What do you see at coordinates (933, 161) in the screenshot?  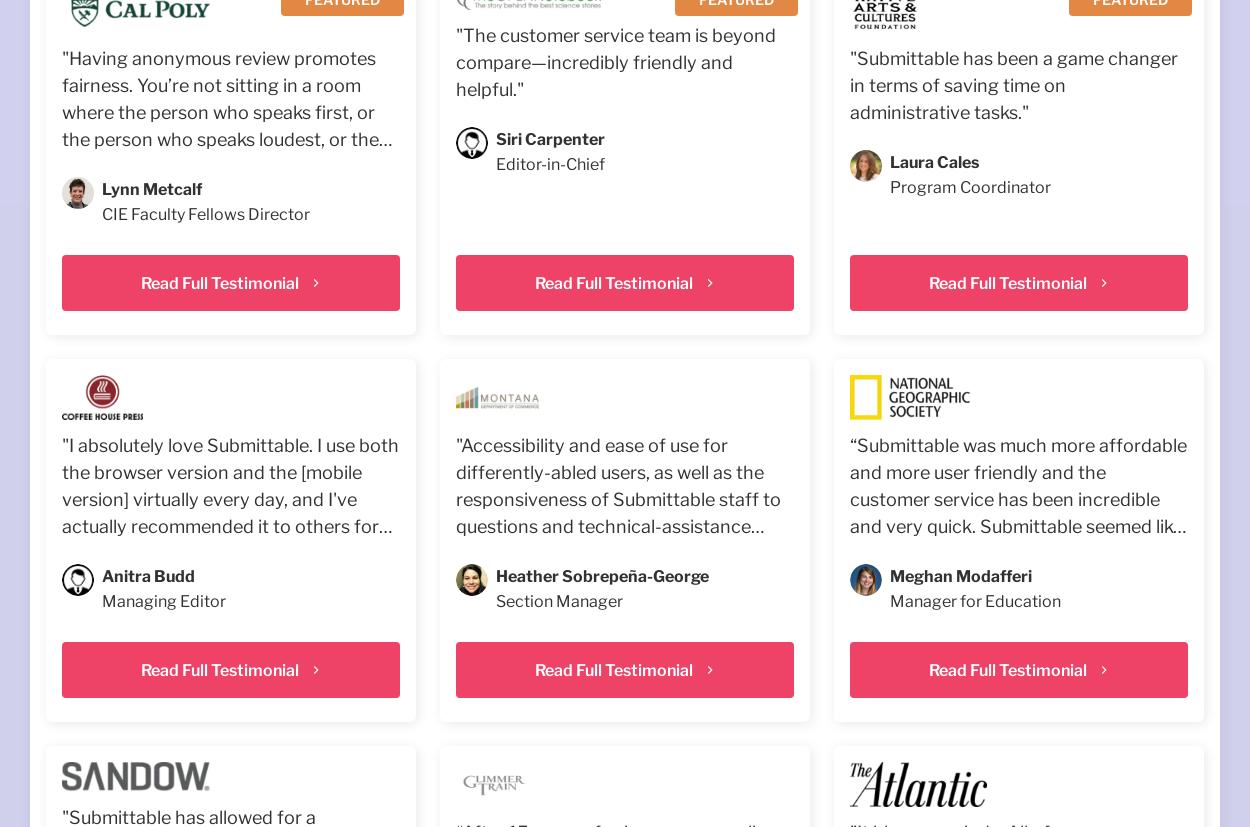 I see `'Laura Cales'` at bounding box center [933, 161].